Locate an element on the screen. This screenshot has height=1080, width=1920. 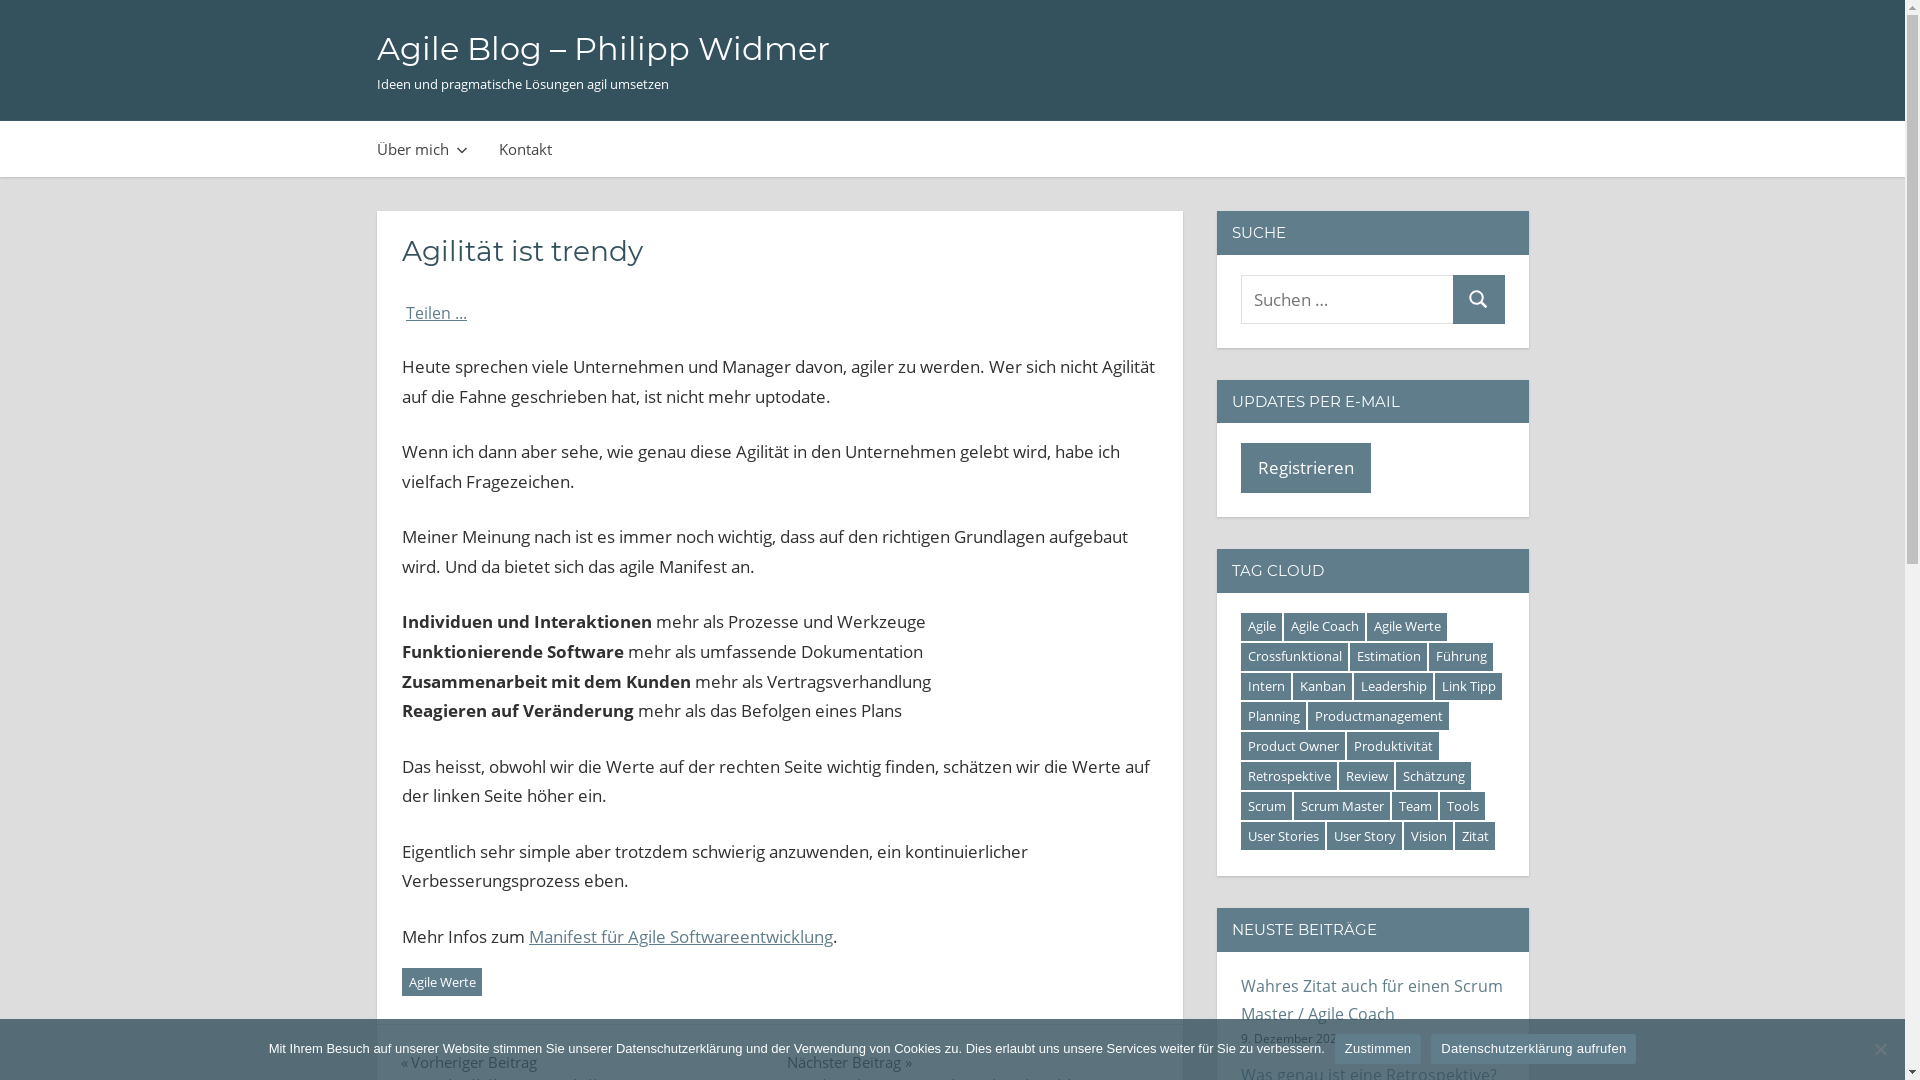
'Team' is located at coordinates (1414, 805).